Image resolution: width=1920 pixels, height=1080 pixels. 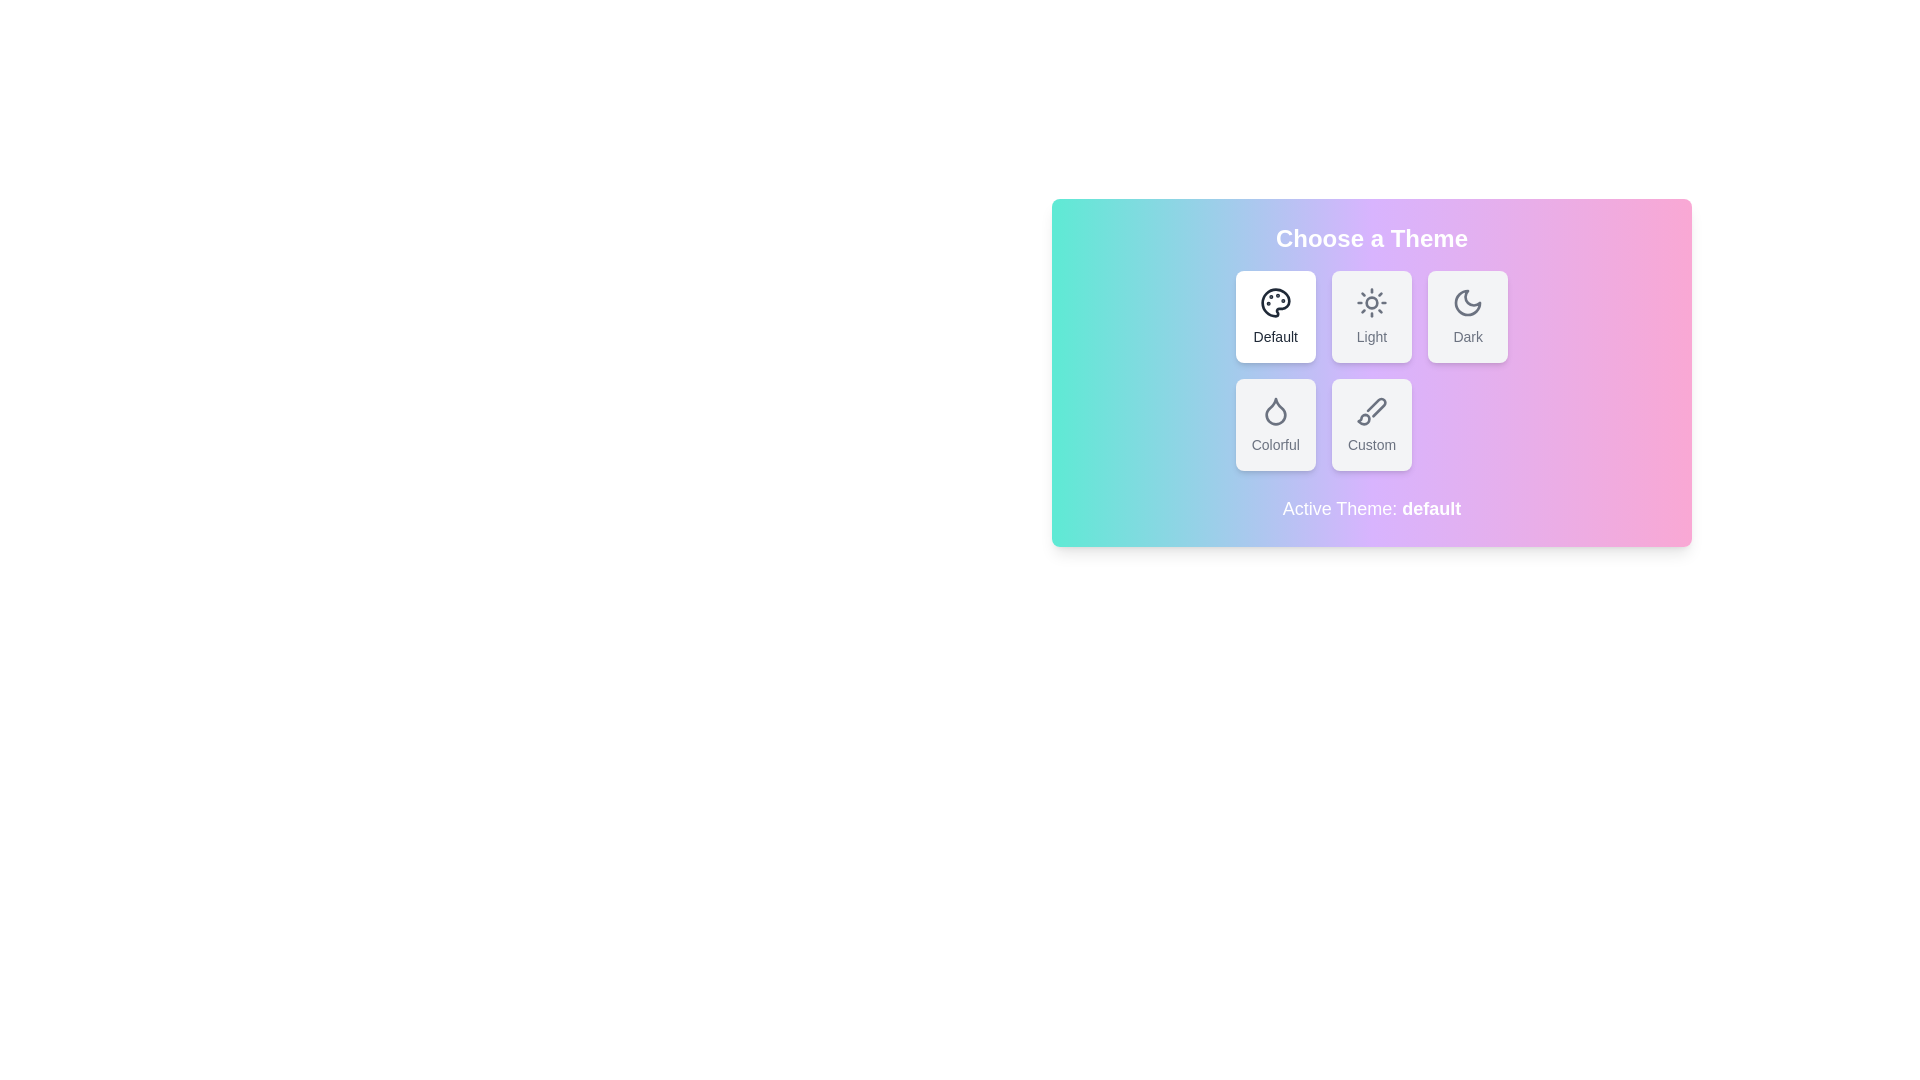 What do you see at coordinates (1274, 423) in the screenshot?
I see `the theme colorful by clicking the corresponding button` at bounding box center [1274, 423].